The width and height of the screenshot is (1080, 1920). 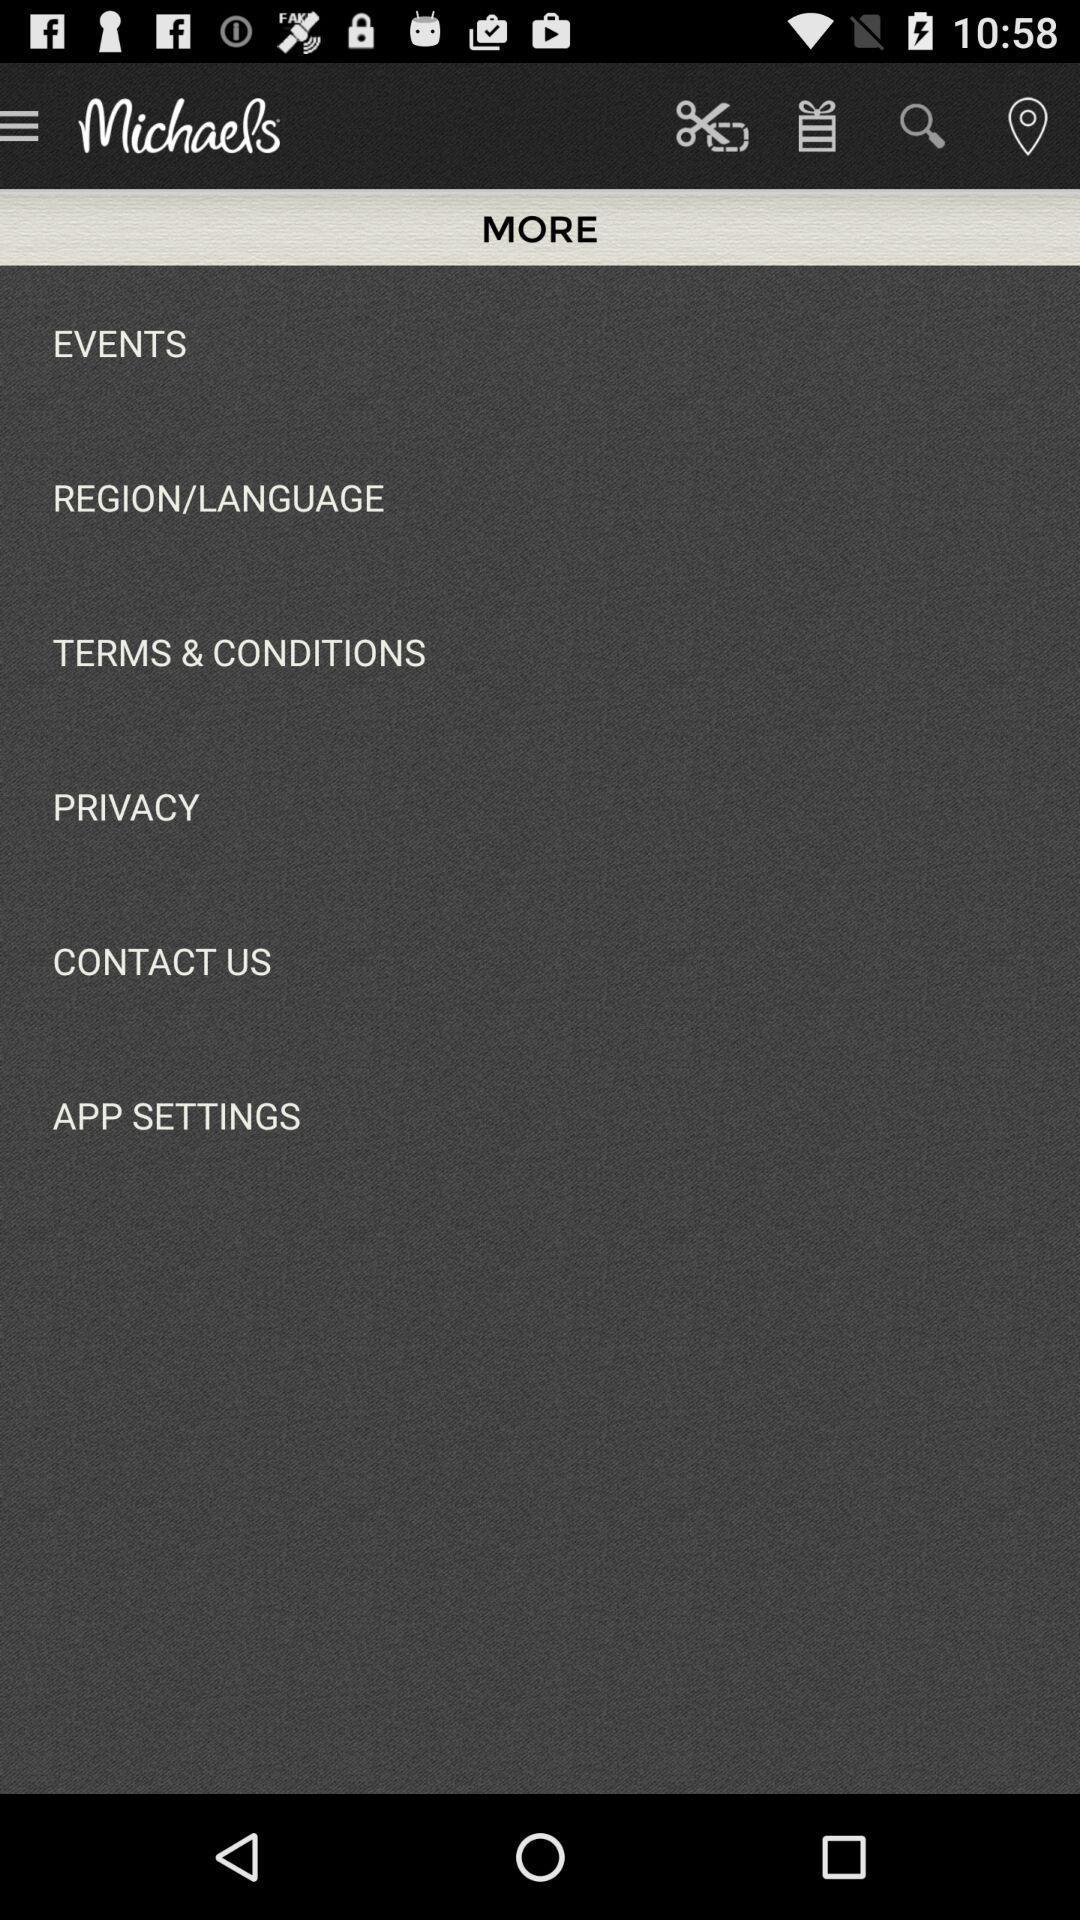 What do you see at coordinates (119, 342) in the screenshot?
I see `the events` at bounding box center [119, 342].